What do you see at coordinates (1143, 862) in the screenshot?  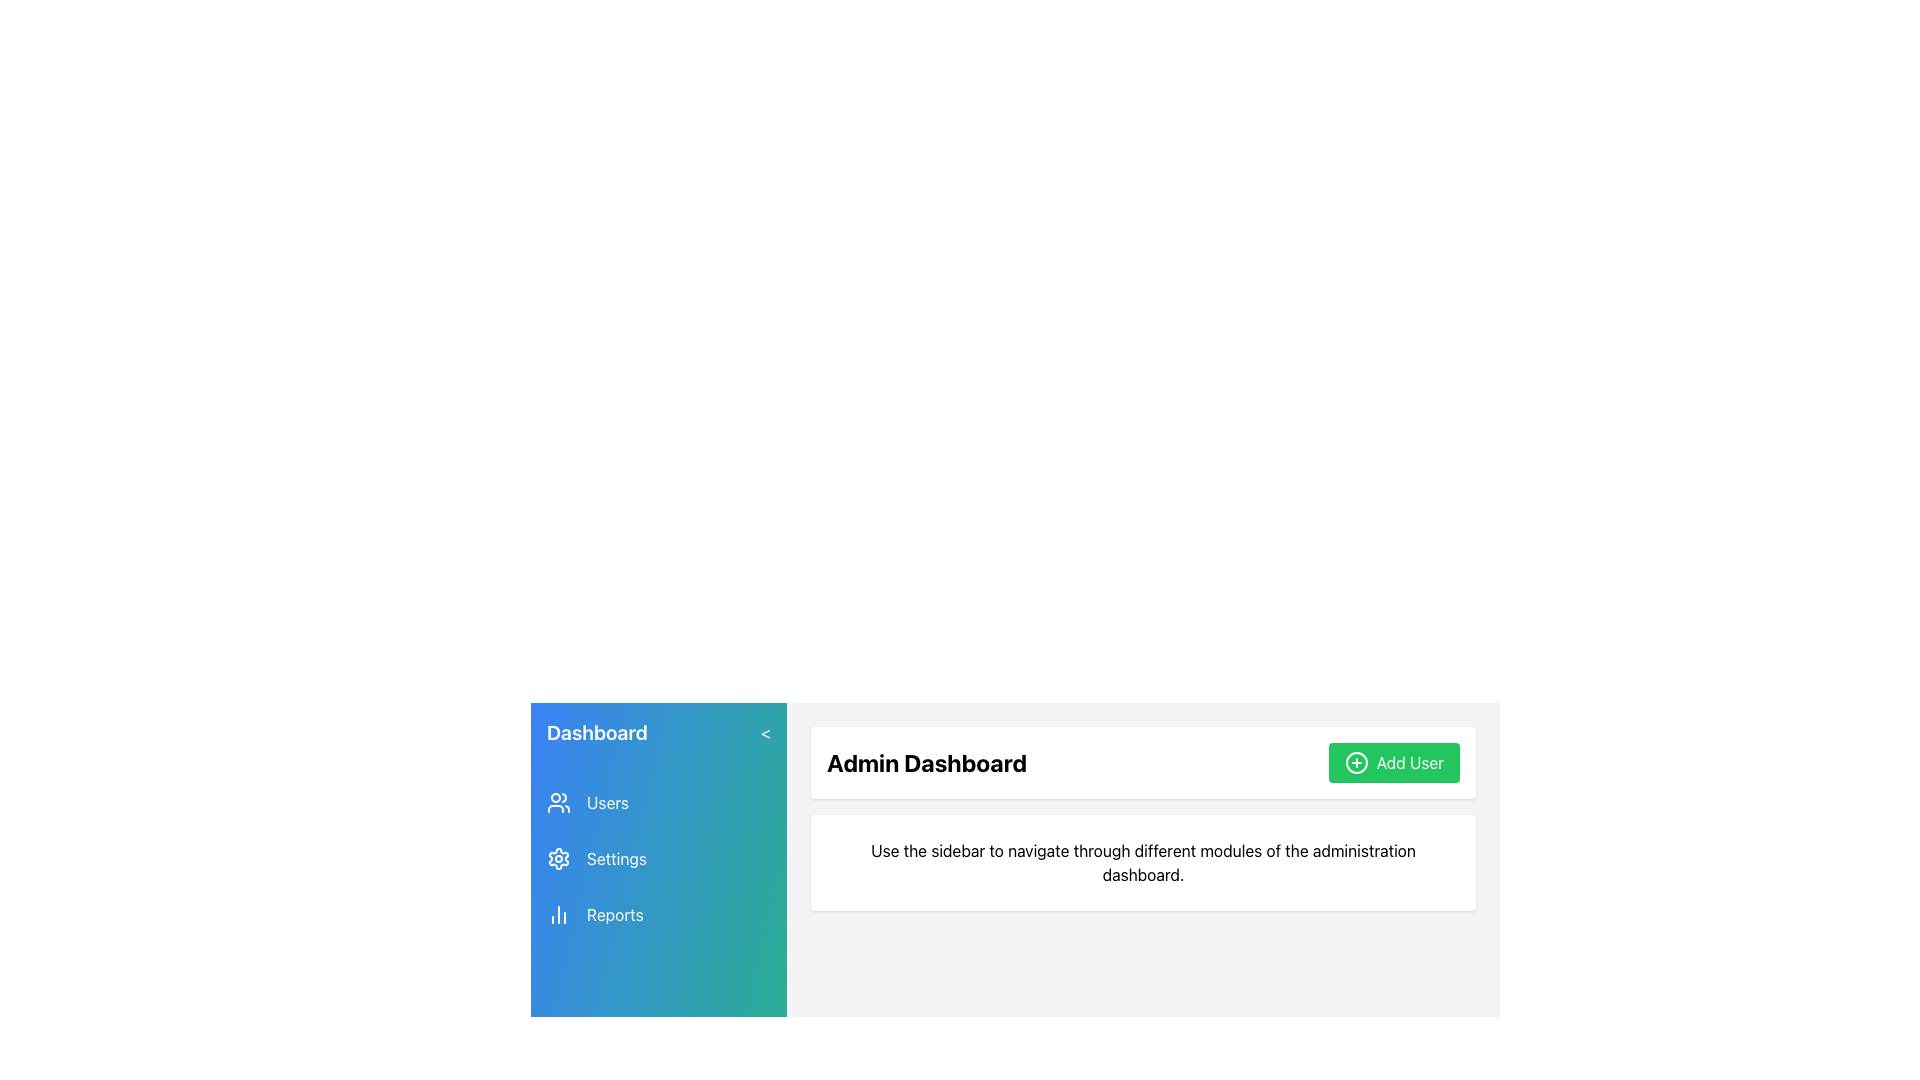 I see `text from the Text Label element that contains the phrase 'Use the sidebar to navigate through different modules of the administration dashboard.' which is located below the 'Admin Dashboard' heading and the 'Add User' button` at bounding box center [1143, 862].